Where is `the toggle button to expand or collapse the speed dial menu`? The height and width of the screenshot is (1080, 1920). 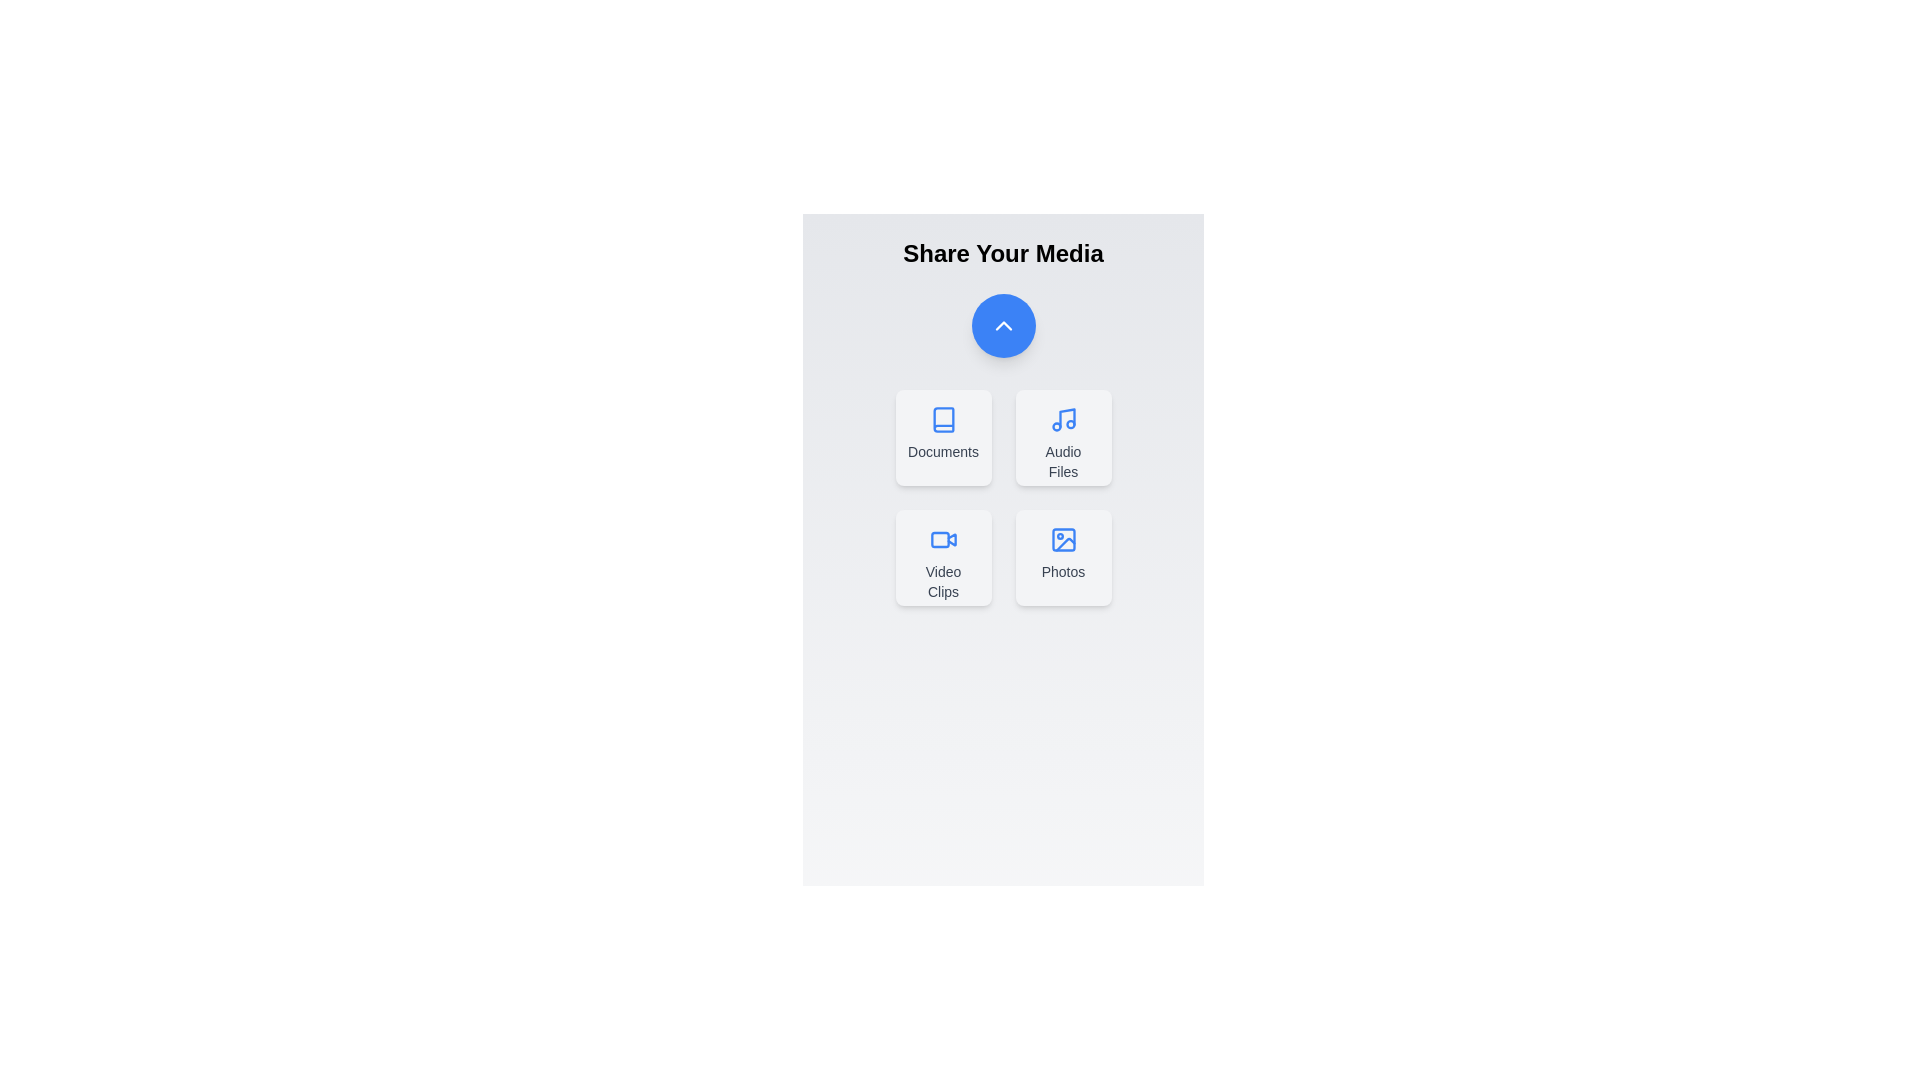
the toggle button to expand or collapse the speed dial menu is located at coordinates (1003, 325).